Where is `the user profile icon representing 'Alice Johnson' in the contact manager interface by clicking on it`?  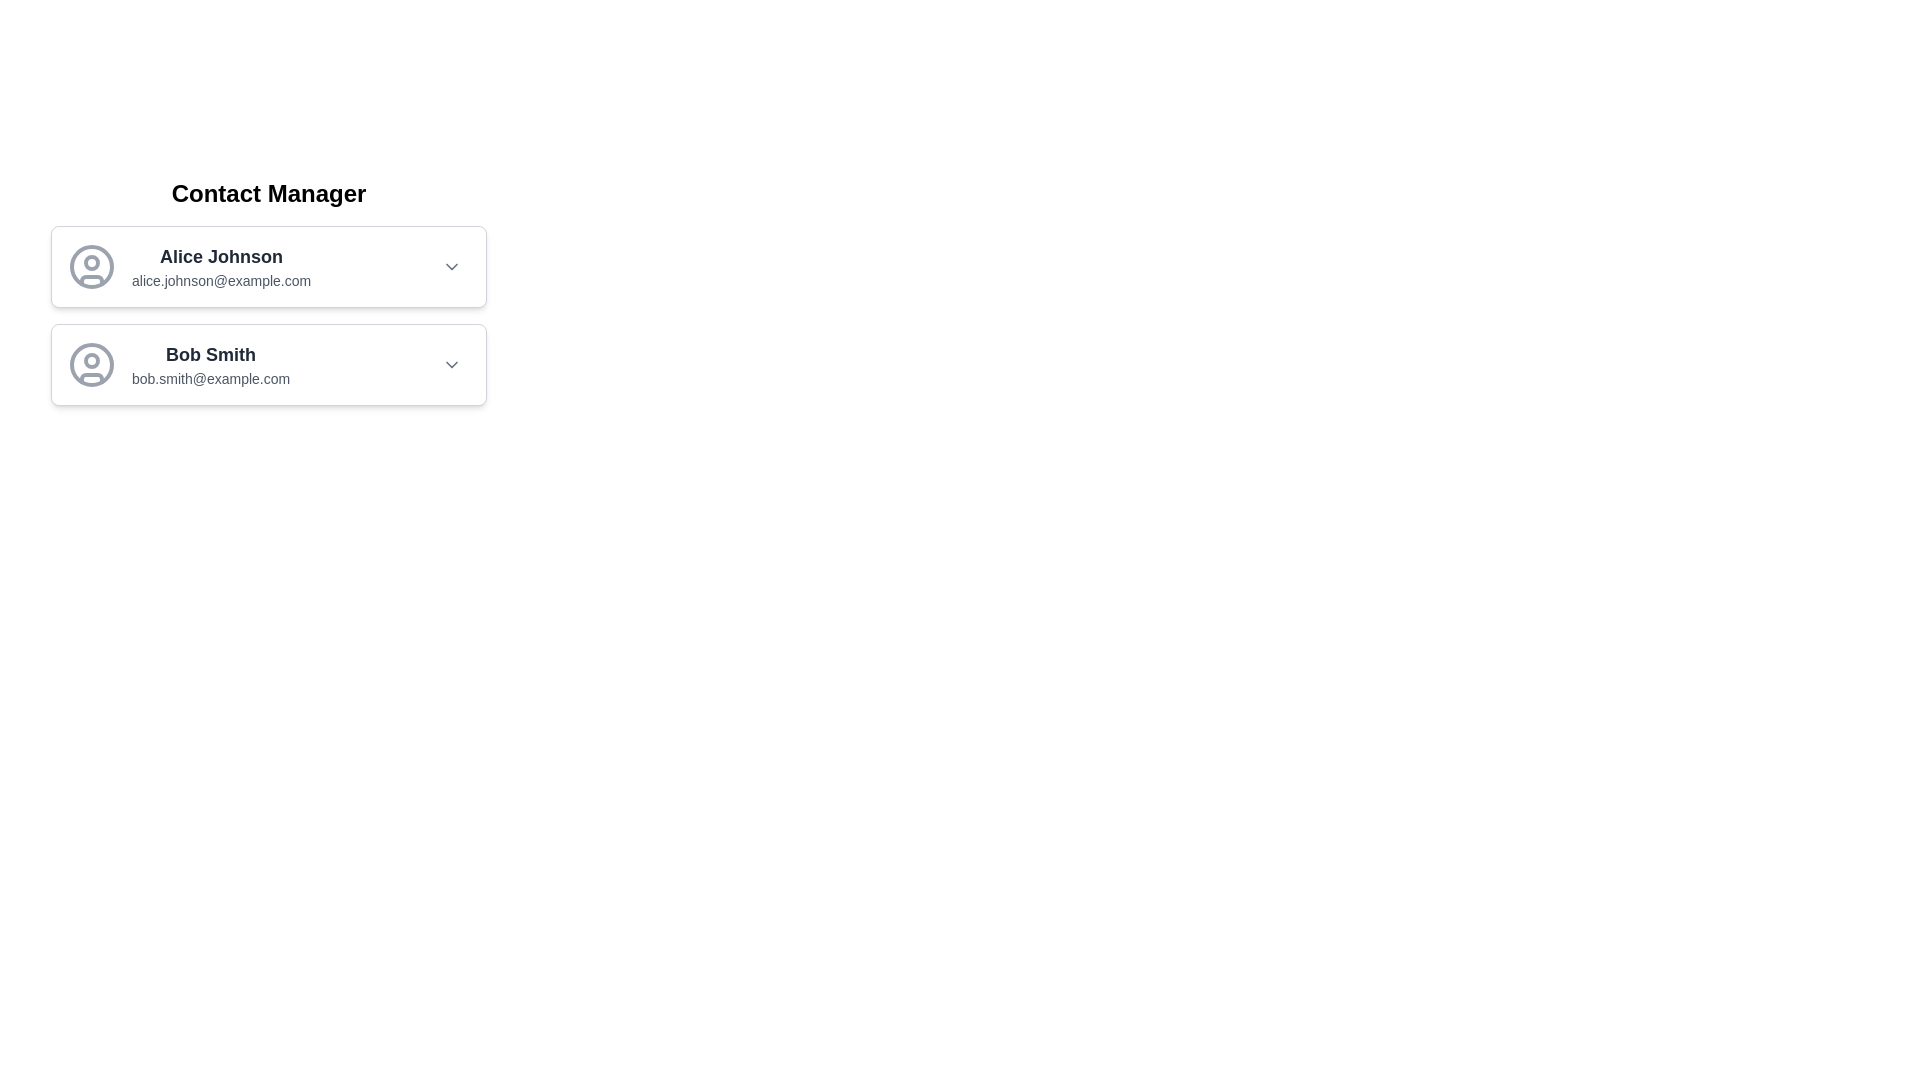
the user profile icon representing 'Alice Johnson' in the contact manager interface by clicking on it is located at coordinates (90, 265).